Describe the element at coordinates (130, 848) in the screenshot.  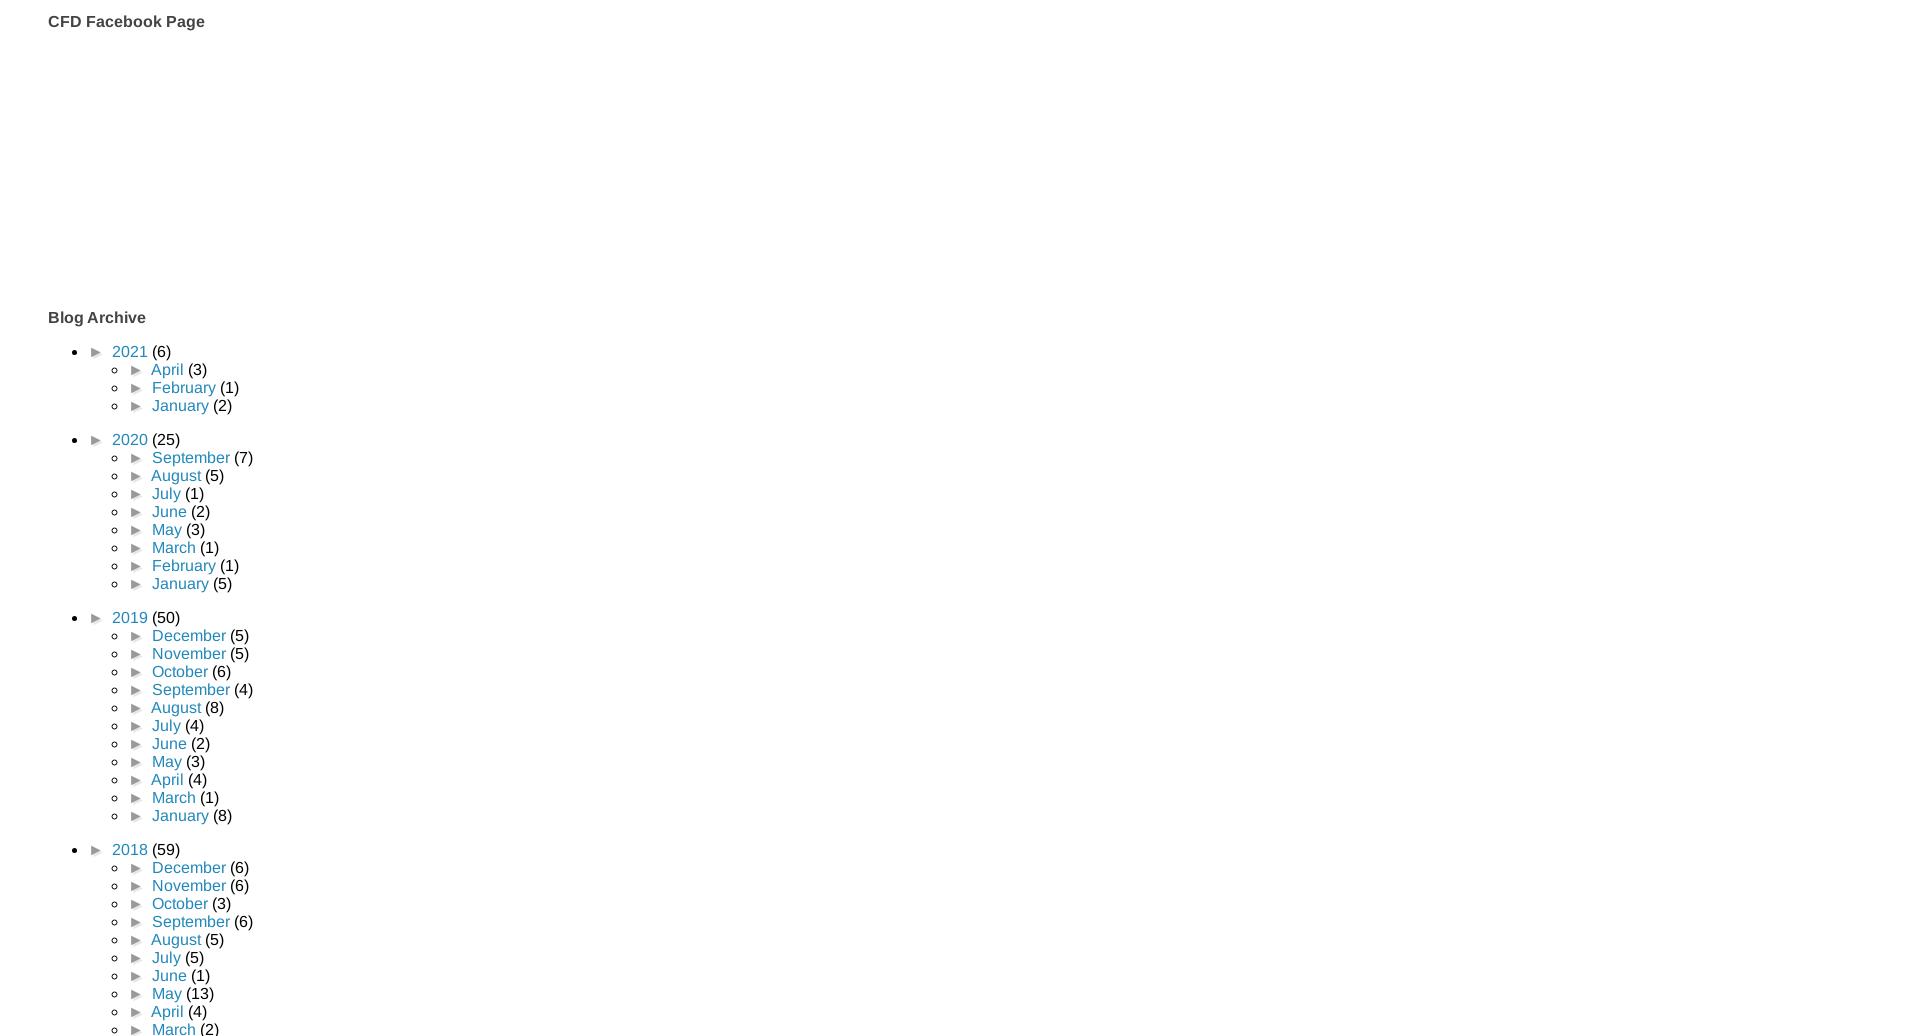
I see `'2018'` at that location.